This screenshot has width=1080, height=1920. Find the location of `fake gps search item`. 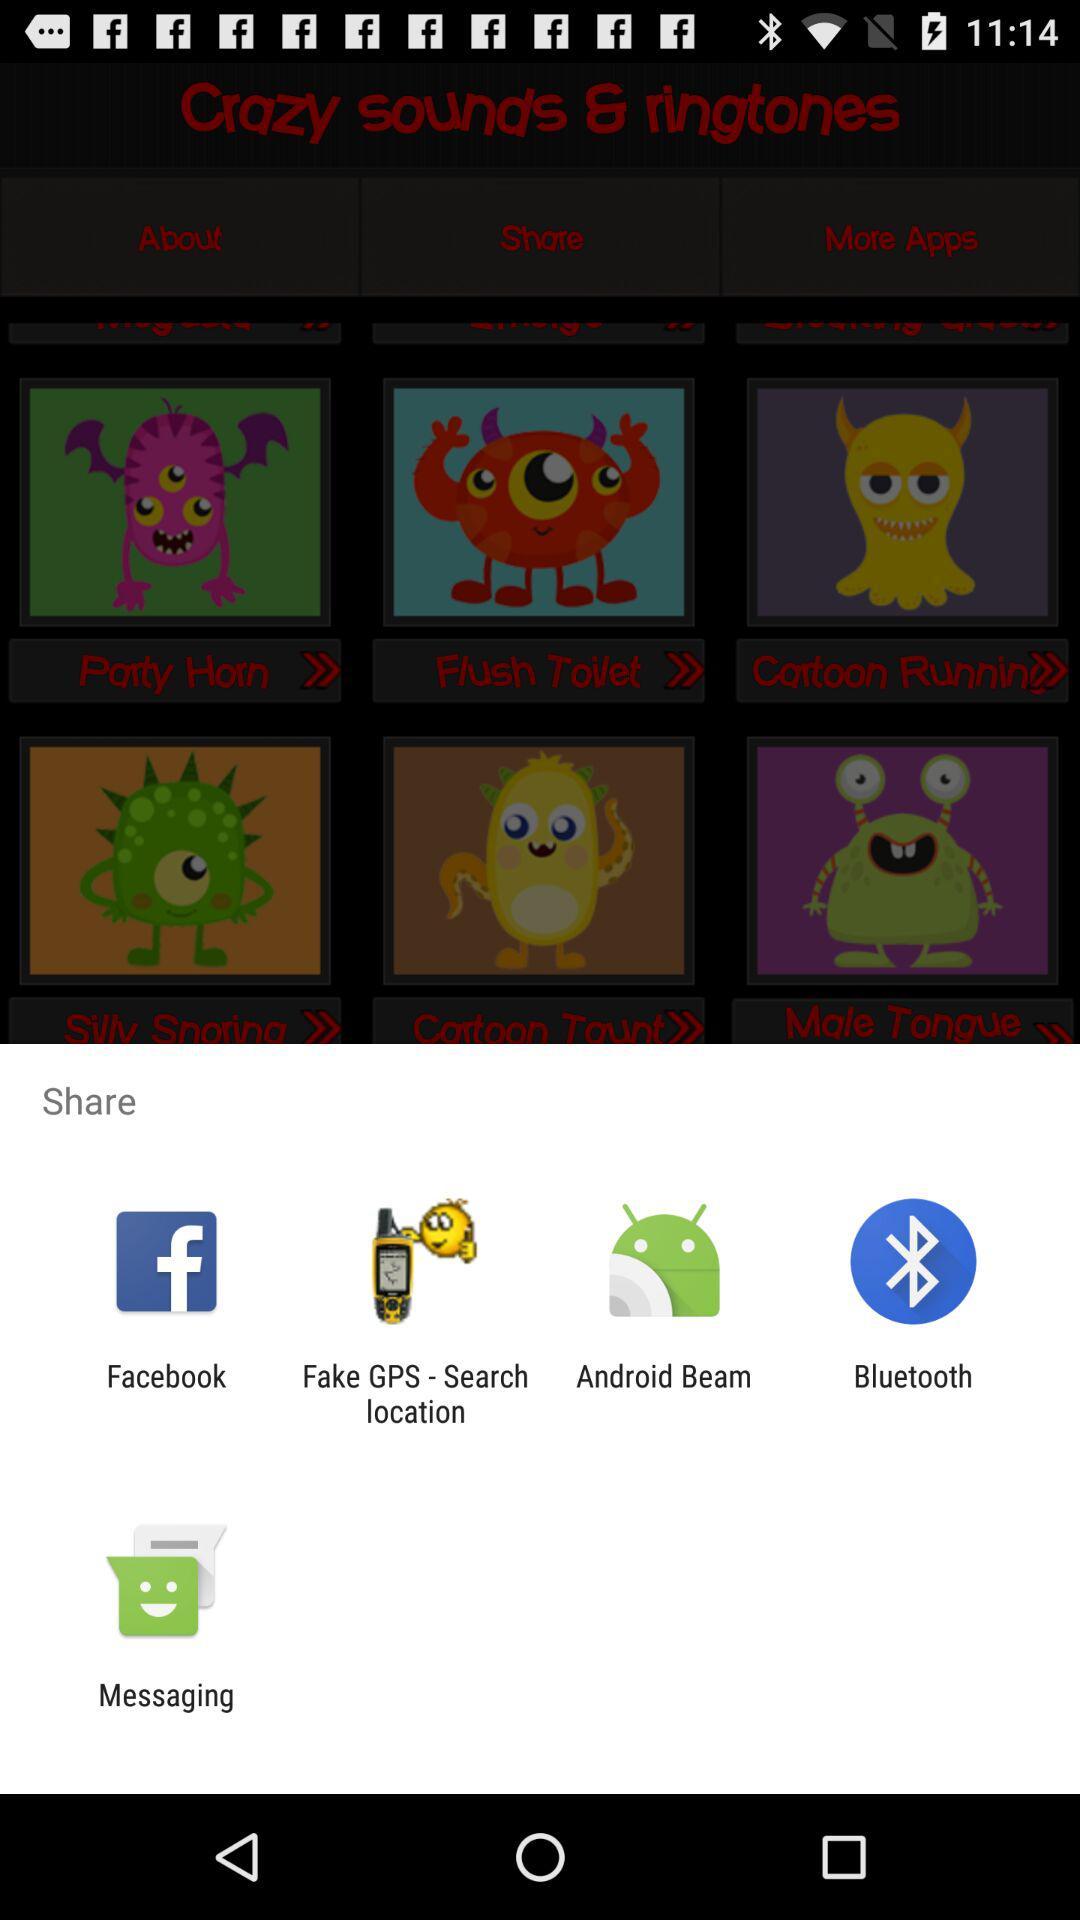

fake gps search item is located at coordinates (414, 1392).